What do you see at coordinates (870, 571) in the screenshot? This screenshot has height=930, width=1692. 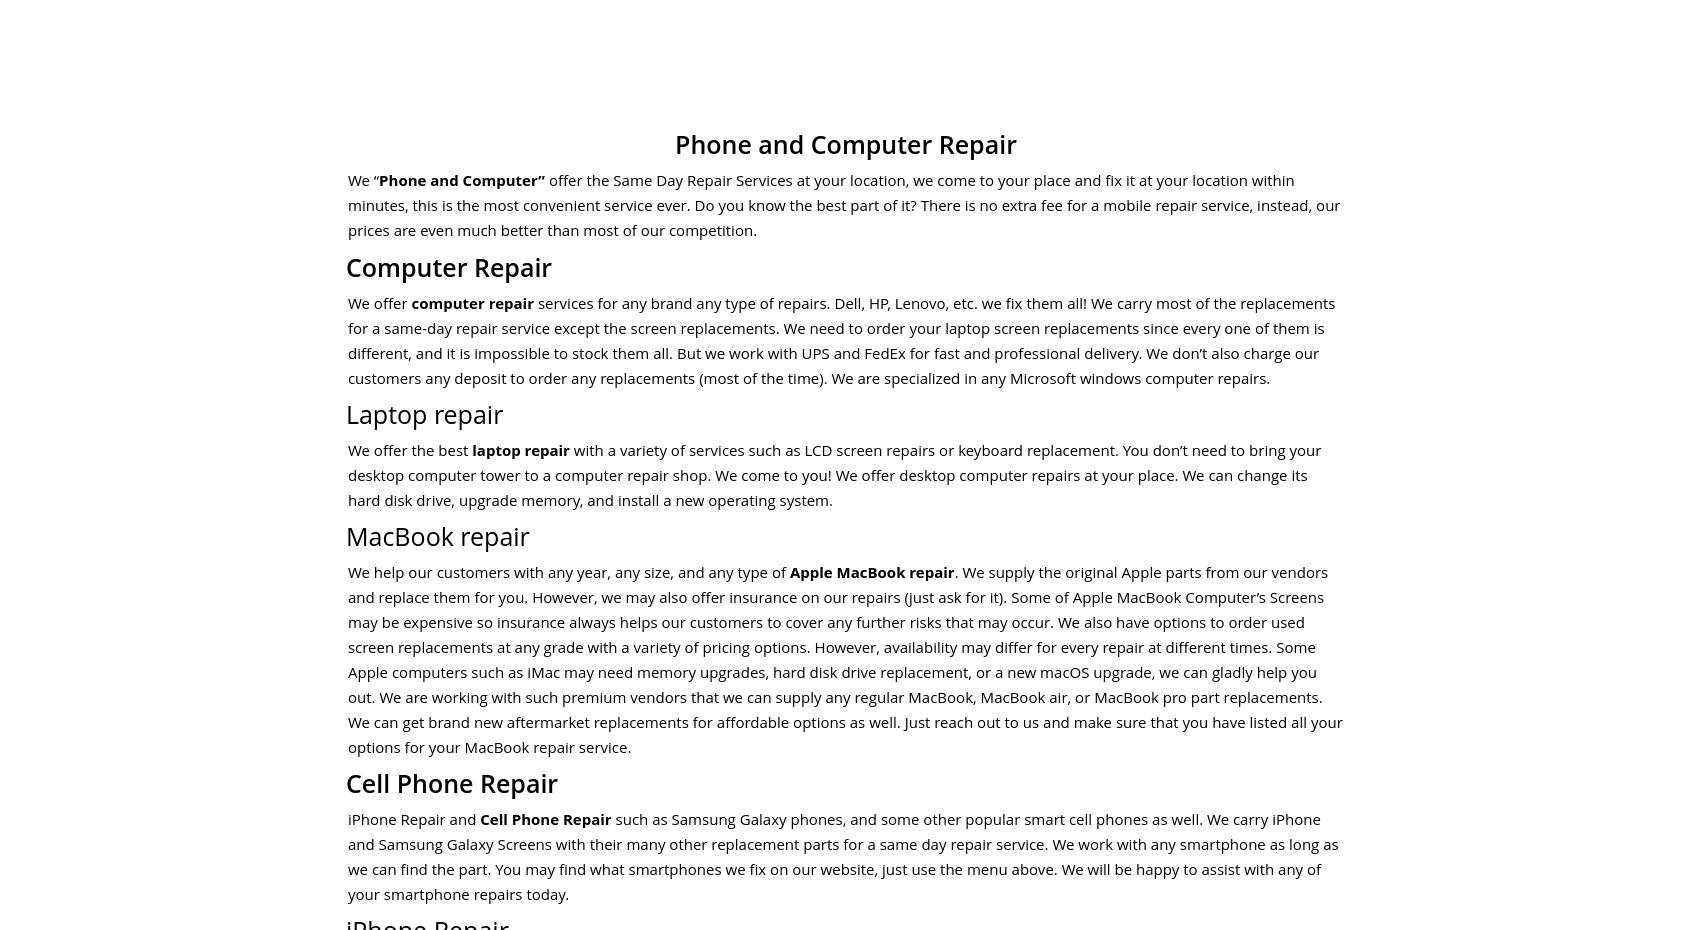 I see `'Apple MacBook repair'` at bounding box center [870, 571].